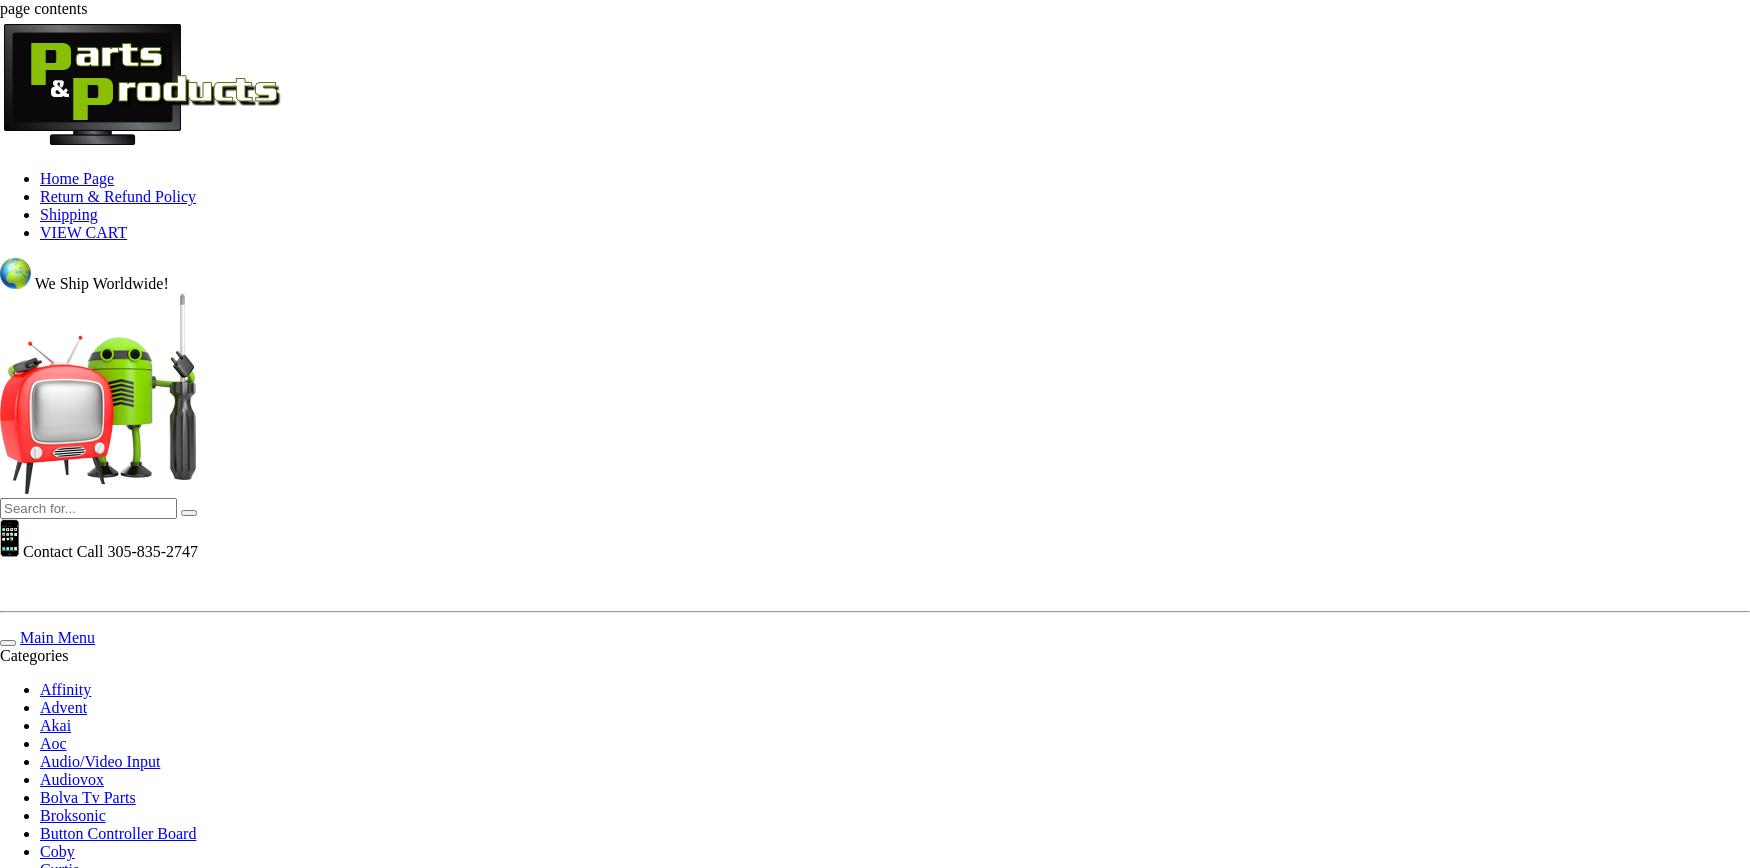 The image size is (1750, 868). I want to click on 'Aoc', so click(52, 743).